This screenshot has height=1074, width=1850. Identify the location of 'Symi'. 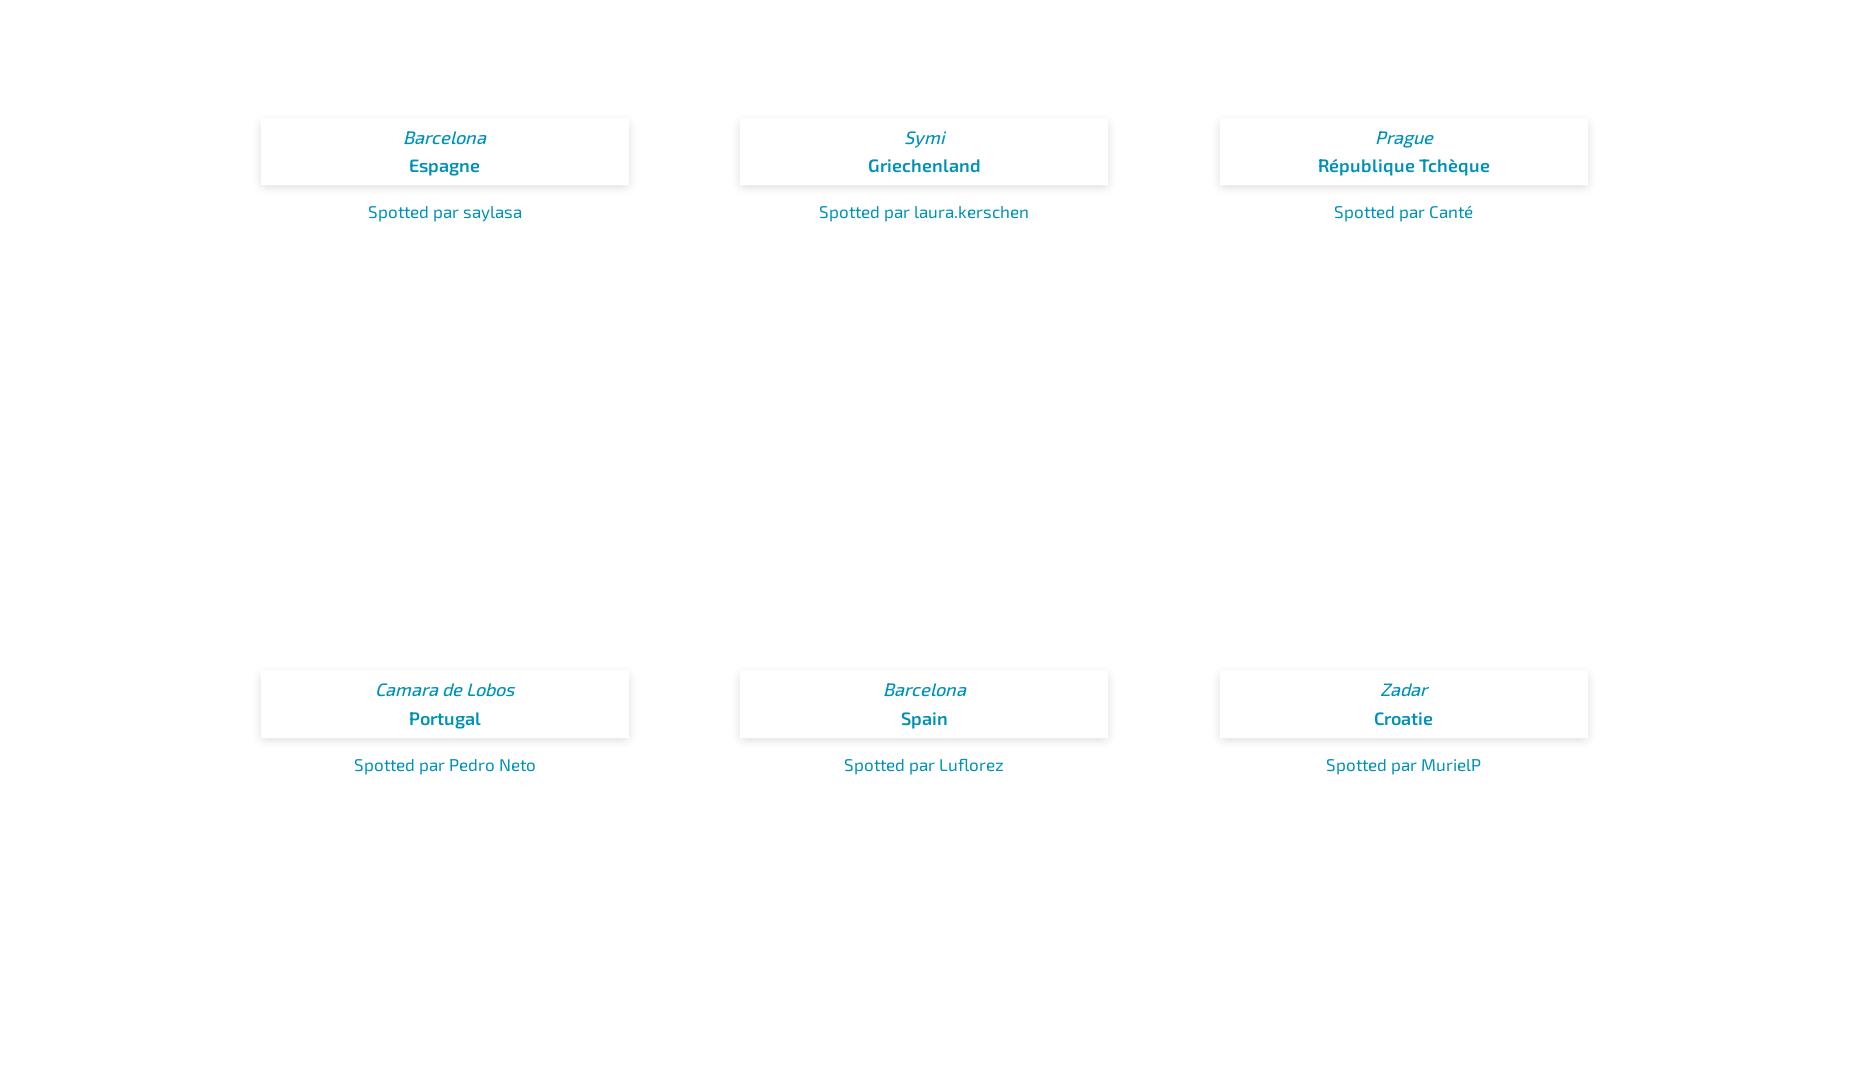
(923, 134).